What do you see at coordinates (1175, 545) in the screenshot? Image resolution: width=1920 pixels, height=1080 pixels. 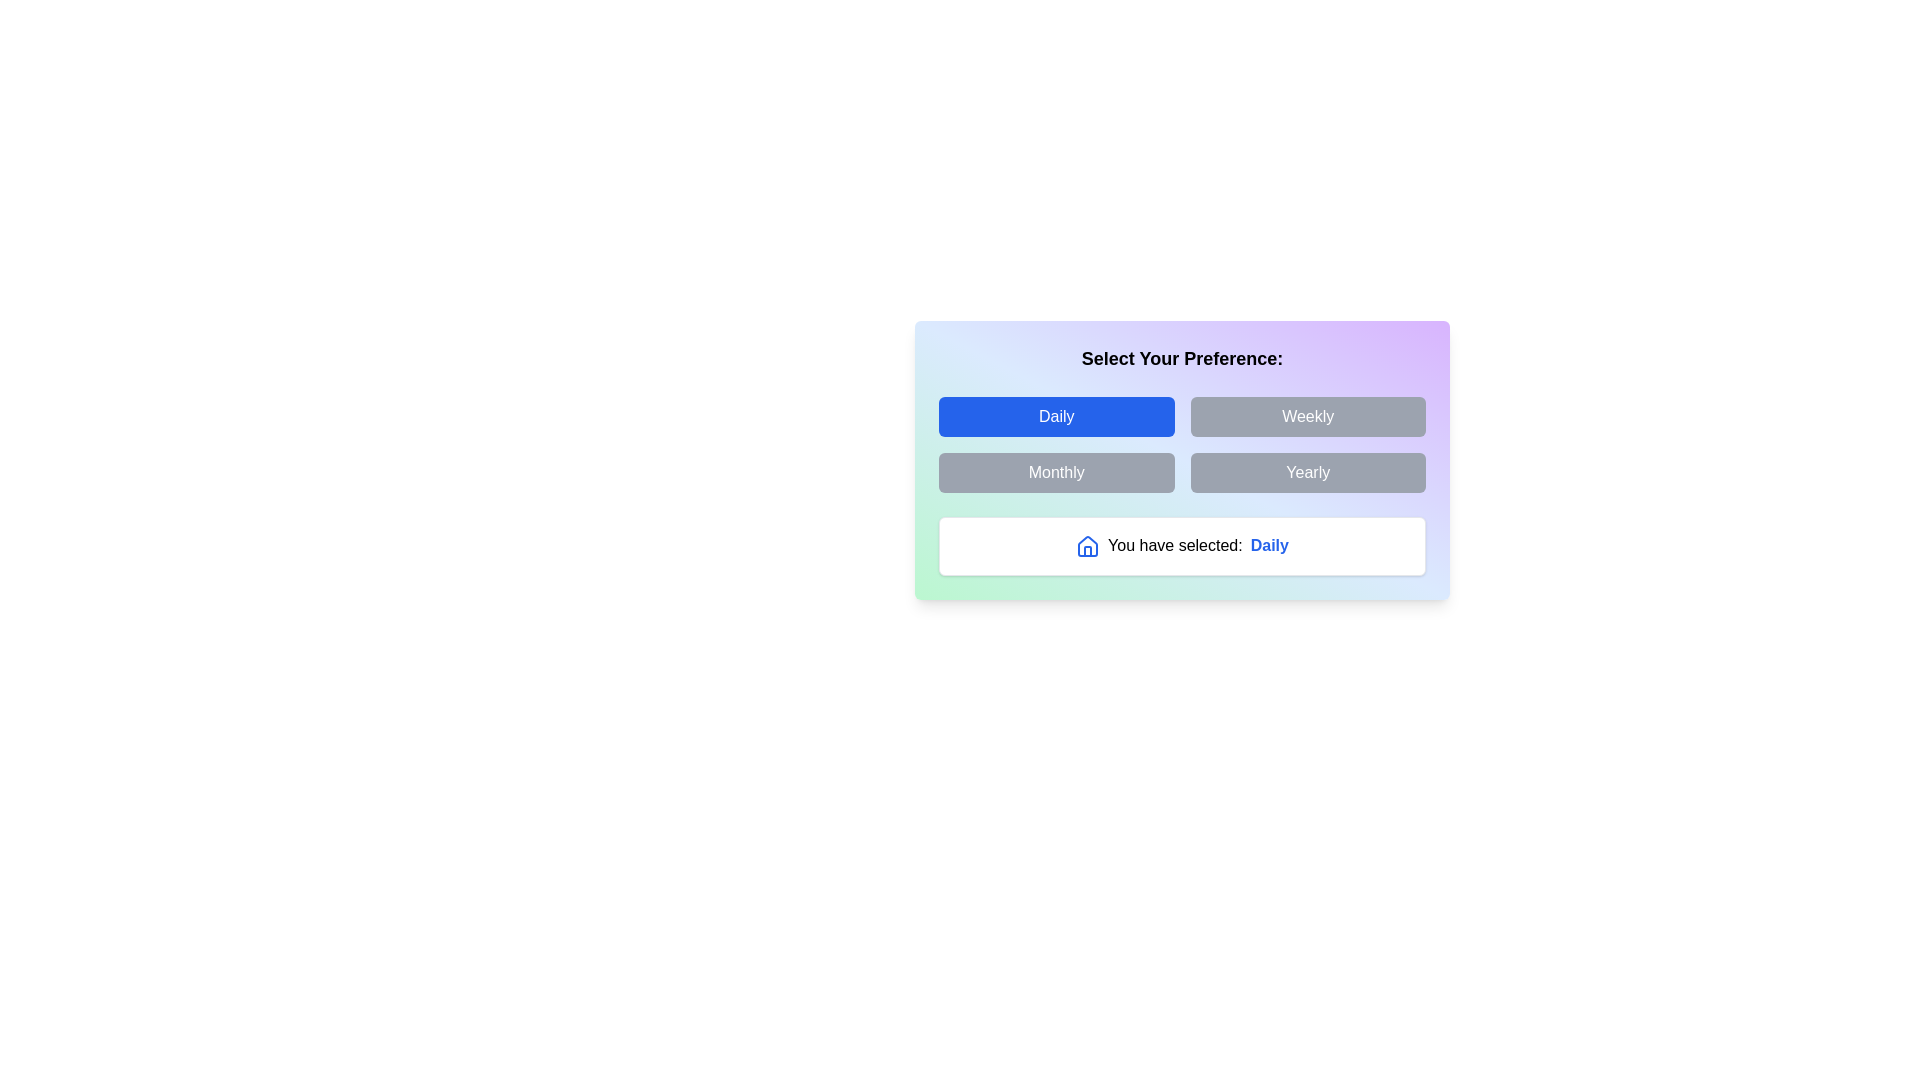 I see `the text label indicating the user's selected preference, located beneath the preference selection buttons, to show the context menu` at bounding box center [1175, 545].